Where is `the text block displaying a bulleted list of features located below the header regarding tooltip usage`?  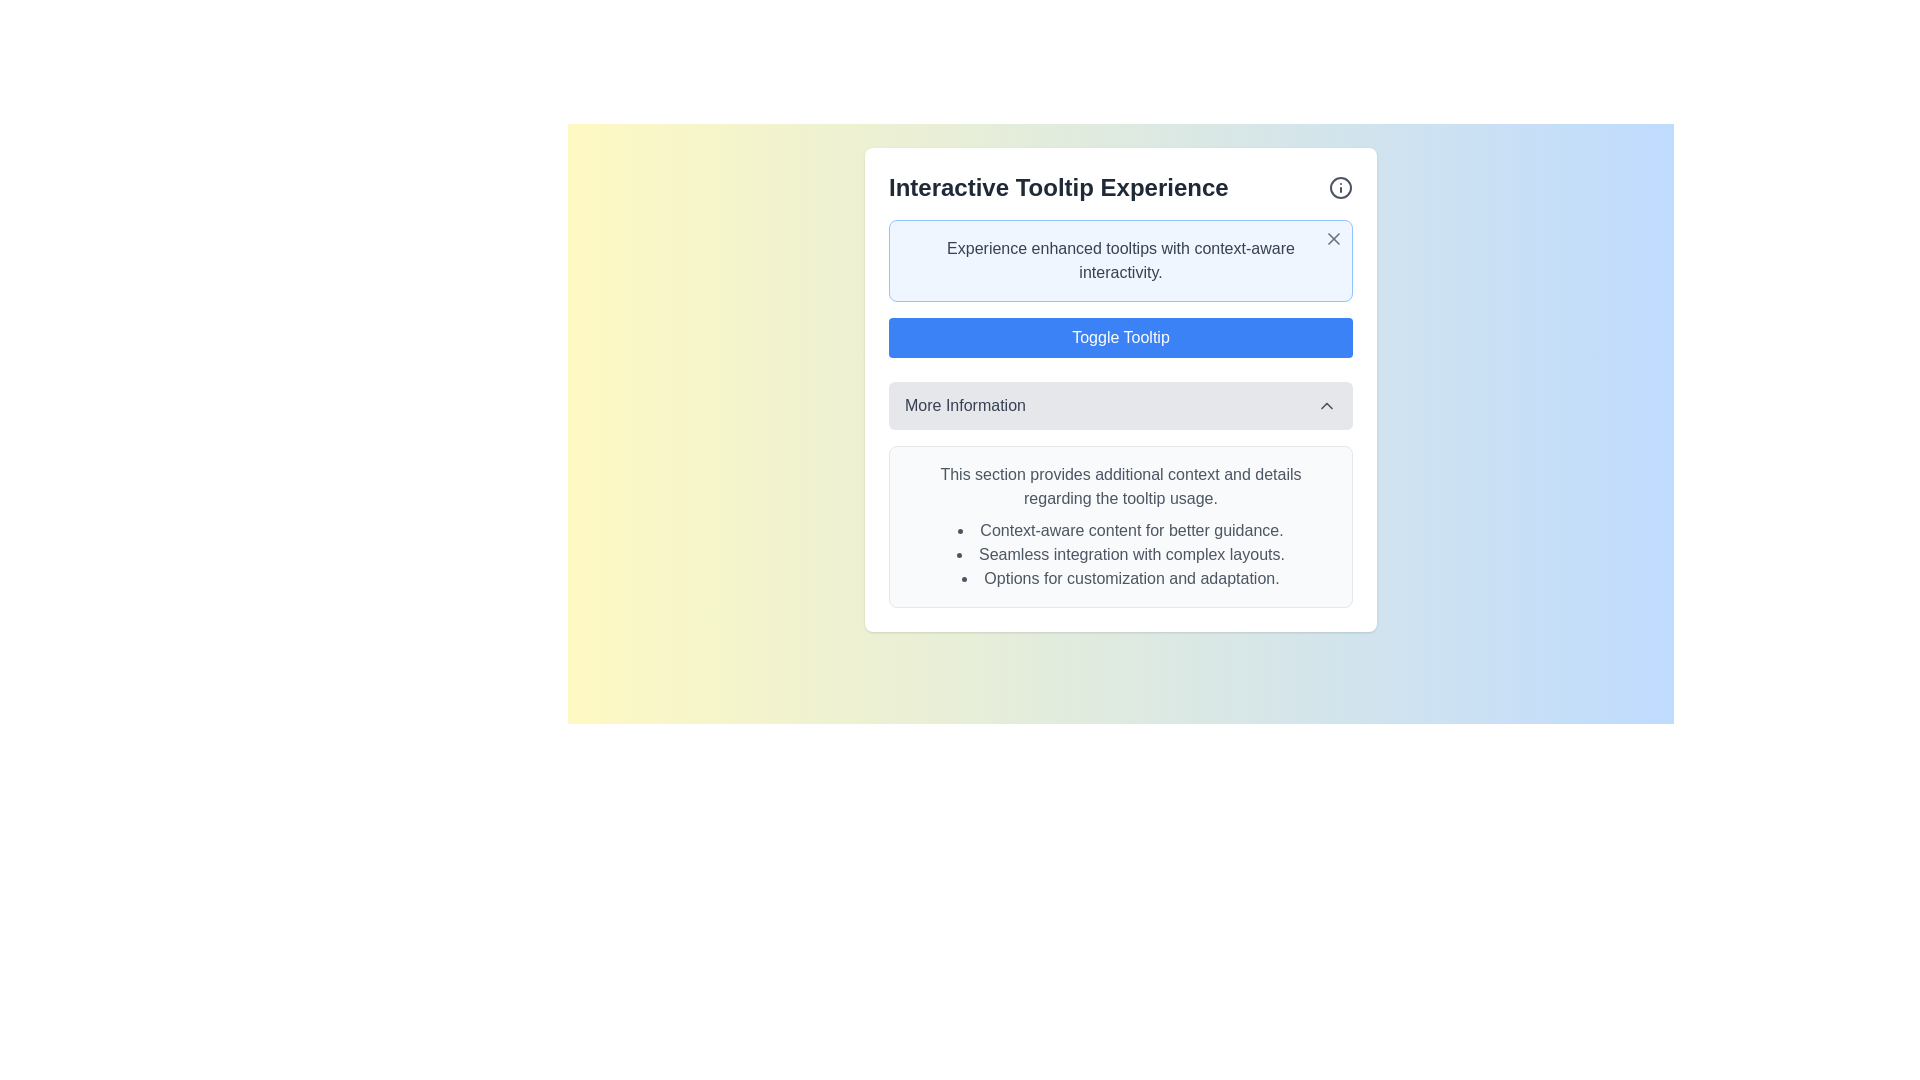
the text block displaying a bulleted list of features located below the header regarding tooltip usage is located at coordinates (1121, 555).